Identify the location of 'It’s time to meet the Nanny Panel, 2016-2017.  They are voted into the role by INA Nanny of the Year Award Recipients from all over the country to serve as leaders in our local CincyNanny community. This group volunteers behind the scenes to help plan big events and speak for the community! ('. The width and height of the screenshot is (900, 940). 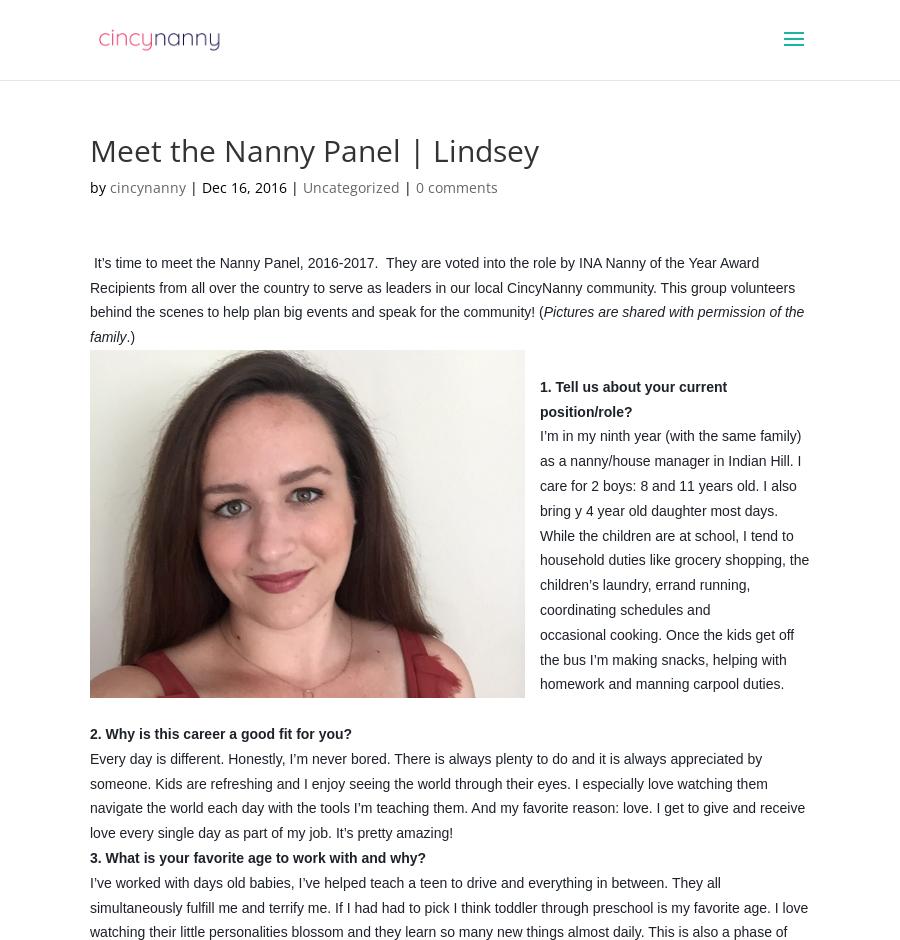
(442, 285).